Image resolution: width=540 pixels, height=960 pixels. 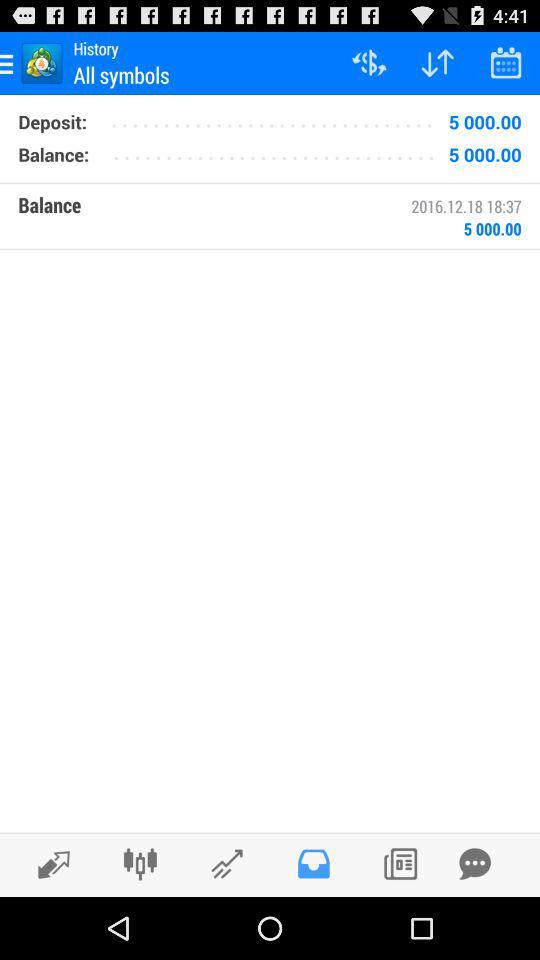 I want to click on notes, so click(x=400, y=863).